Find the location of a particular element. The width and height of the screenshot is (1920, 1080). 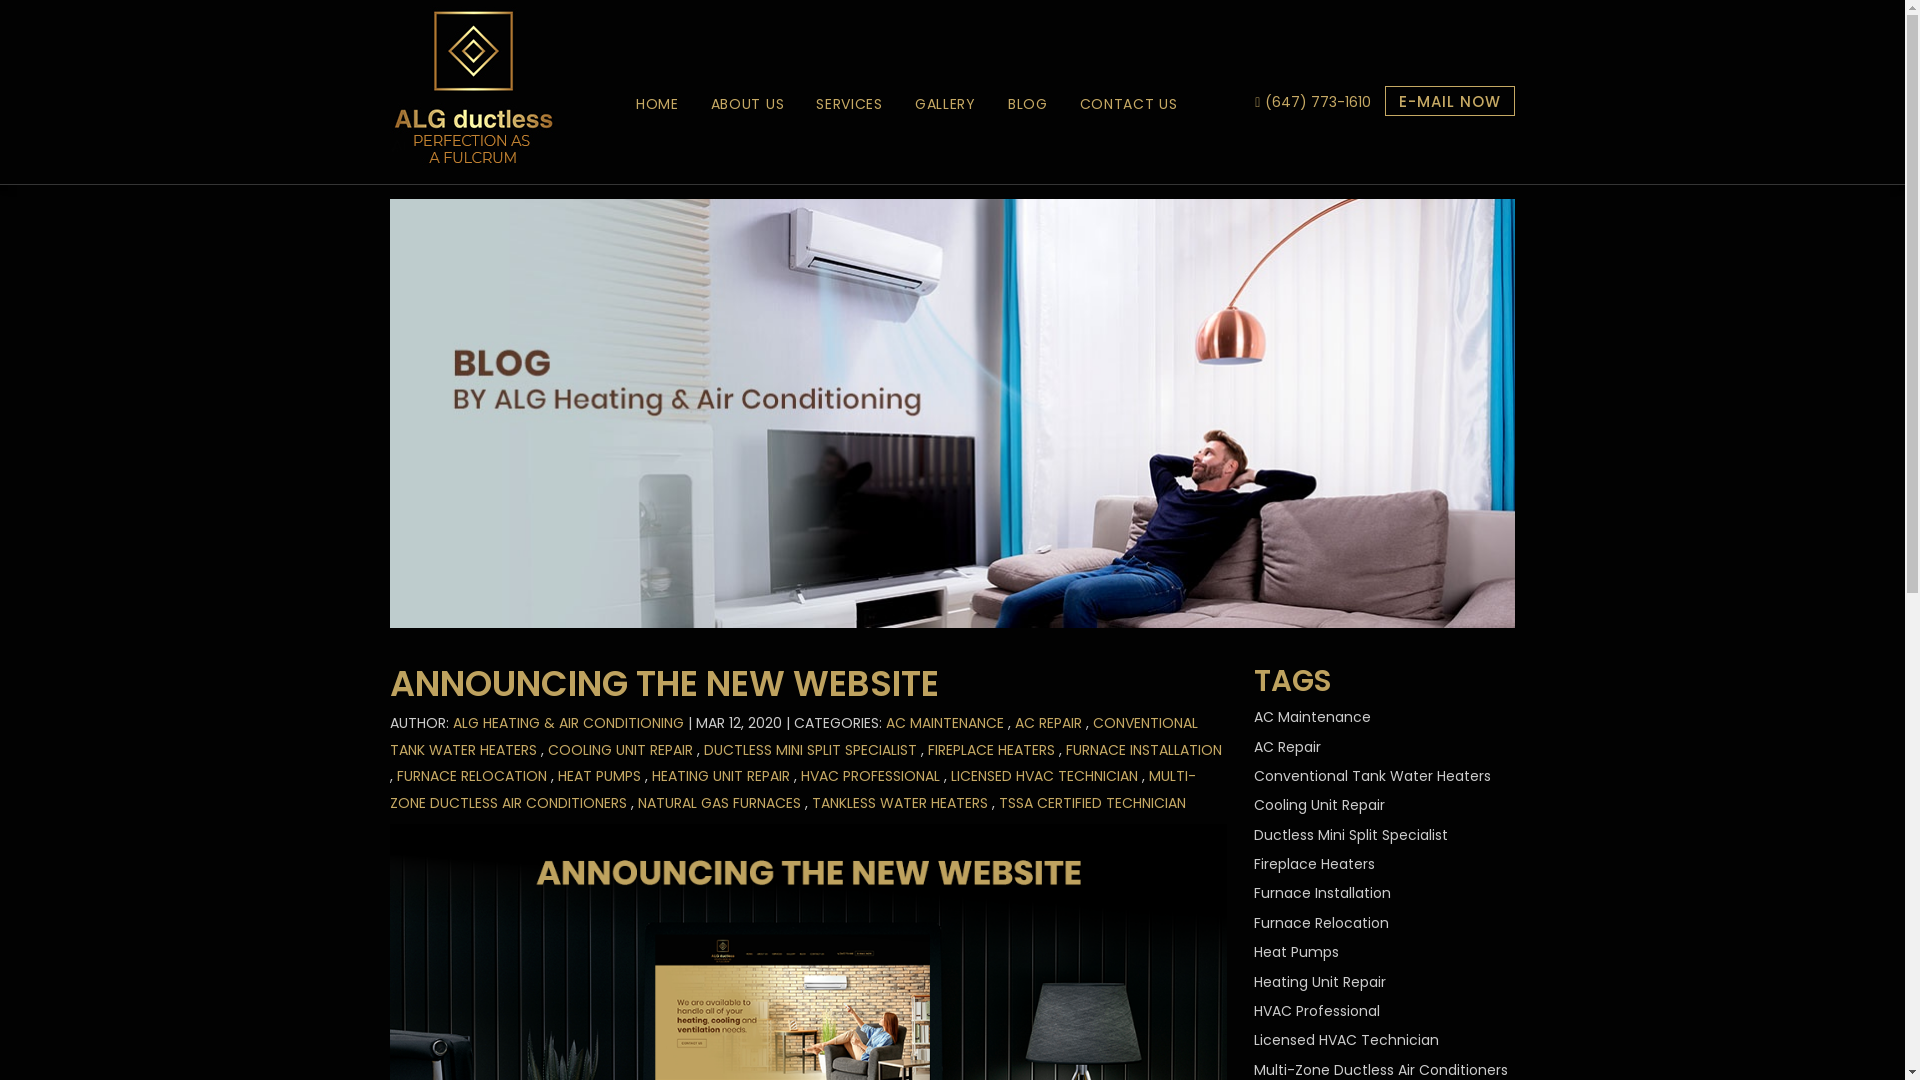

'DUCTLESS MINI SPLIT SPECIALIST' is located at coordinates (810, 749).